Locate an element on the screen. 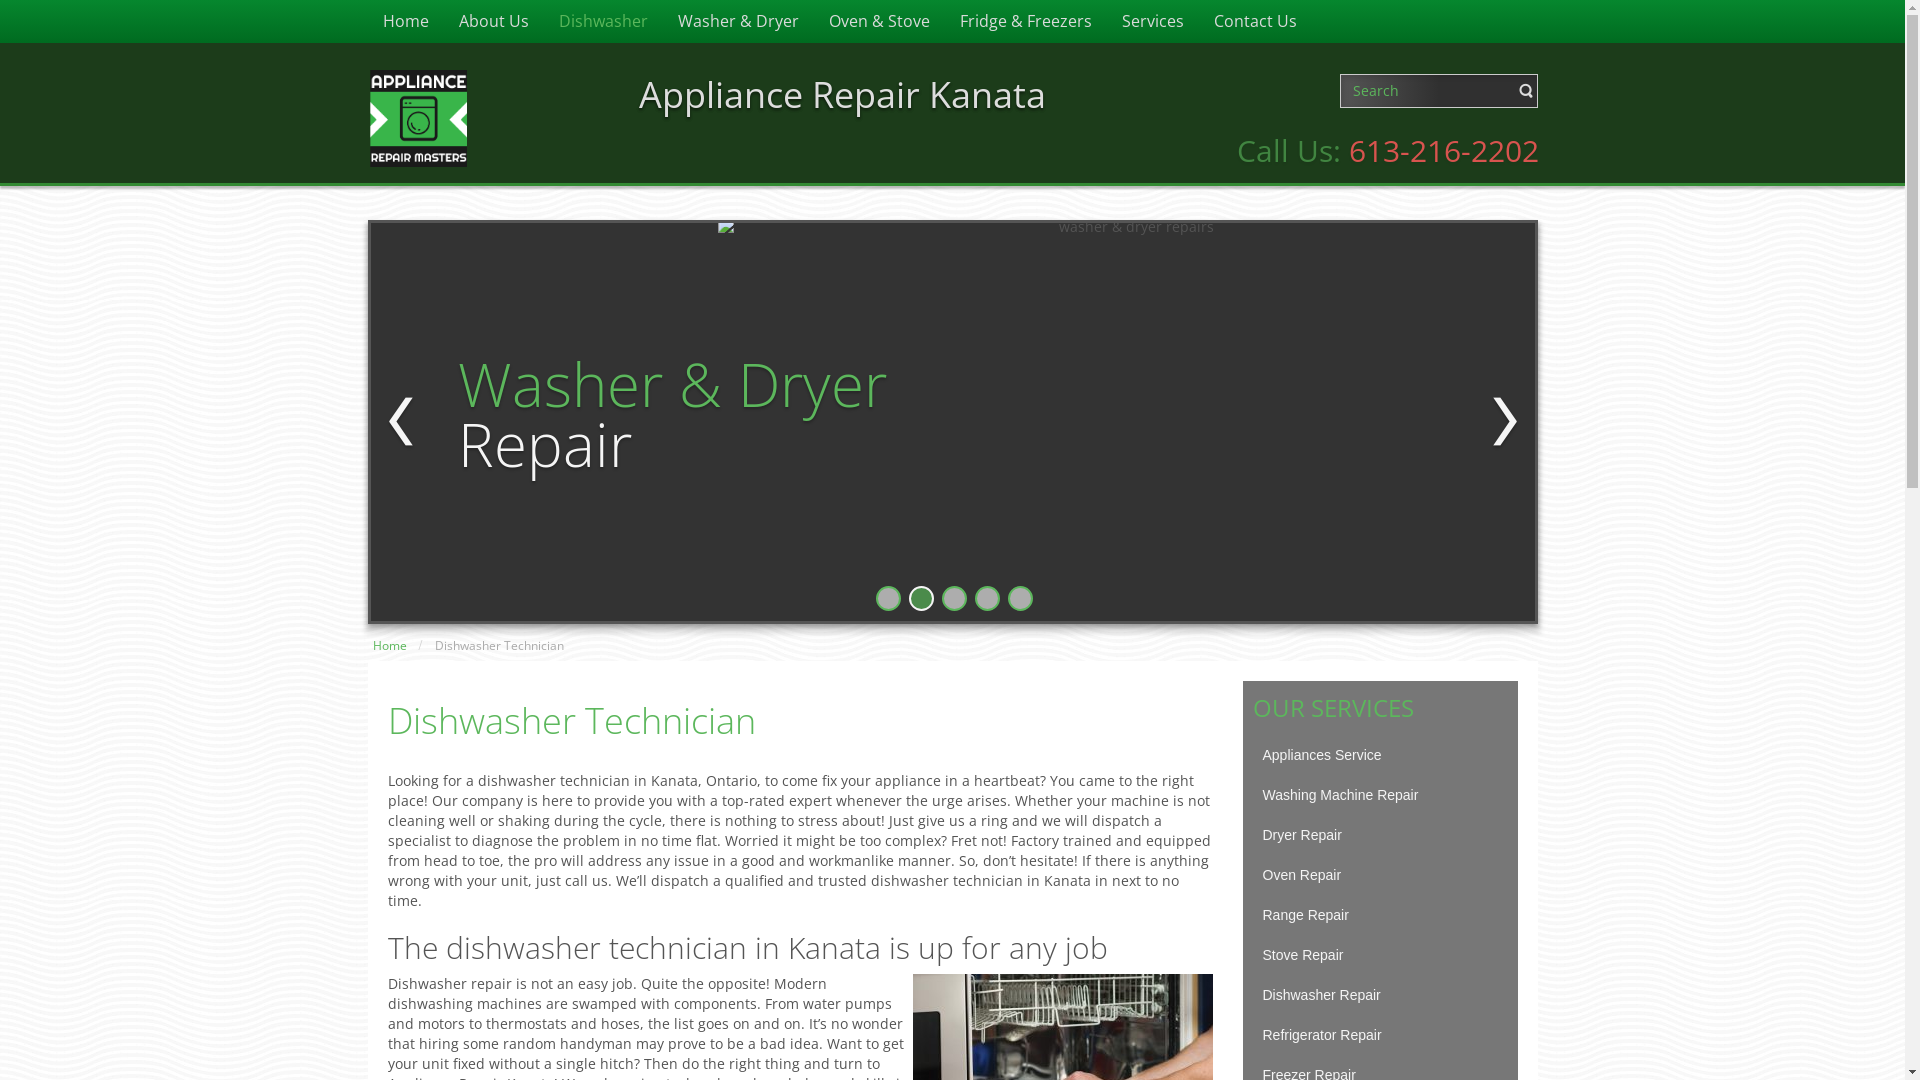 The image size is (1920, 1080). 'Washing Machine Repair' is located at coordinates (1378, 793).